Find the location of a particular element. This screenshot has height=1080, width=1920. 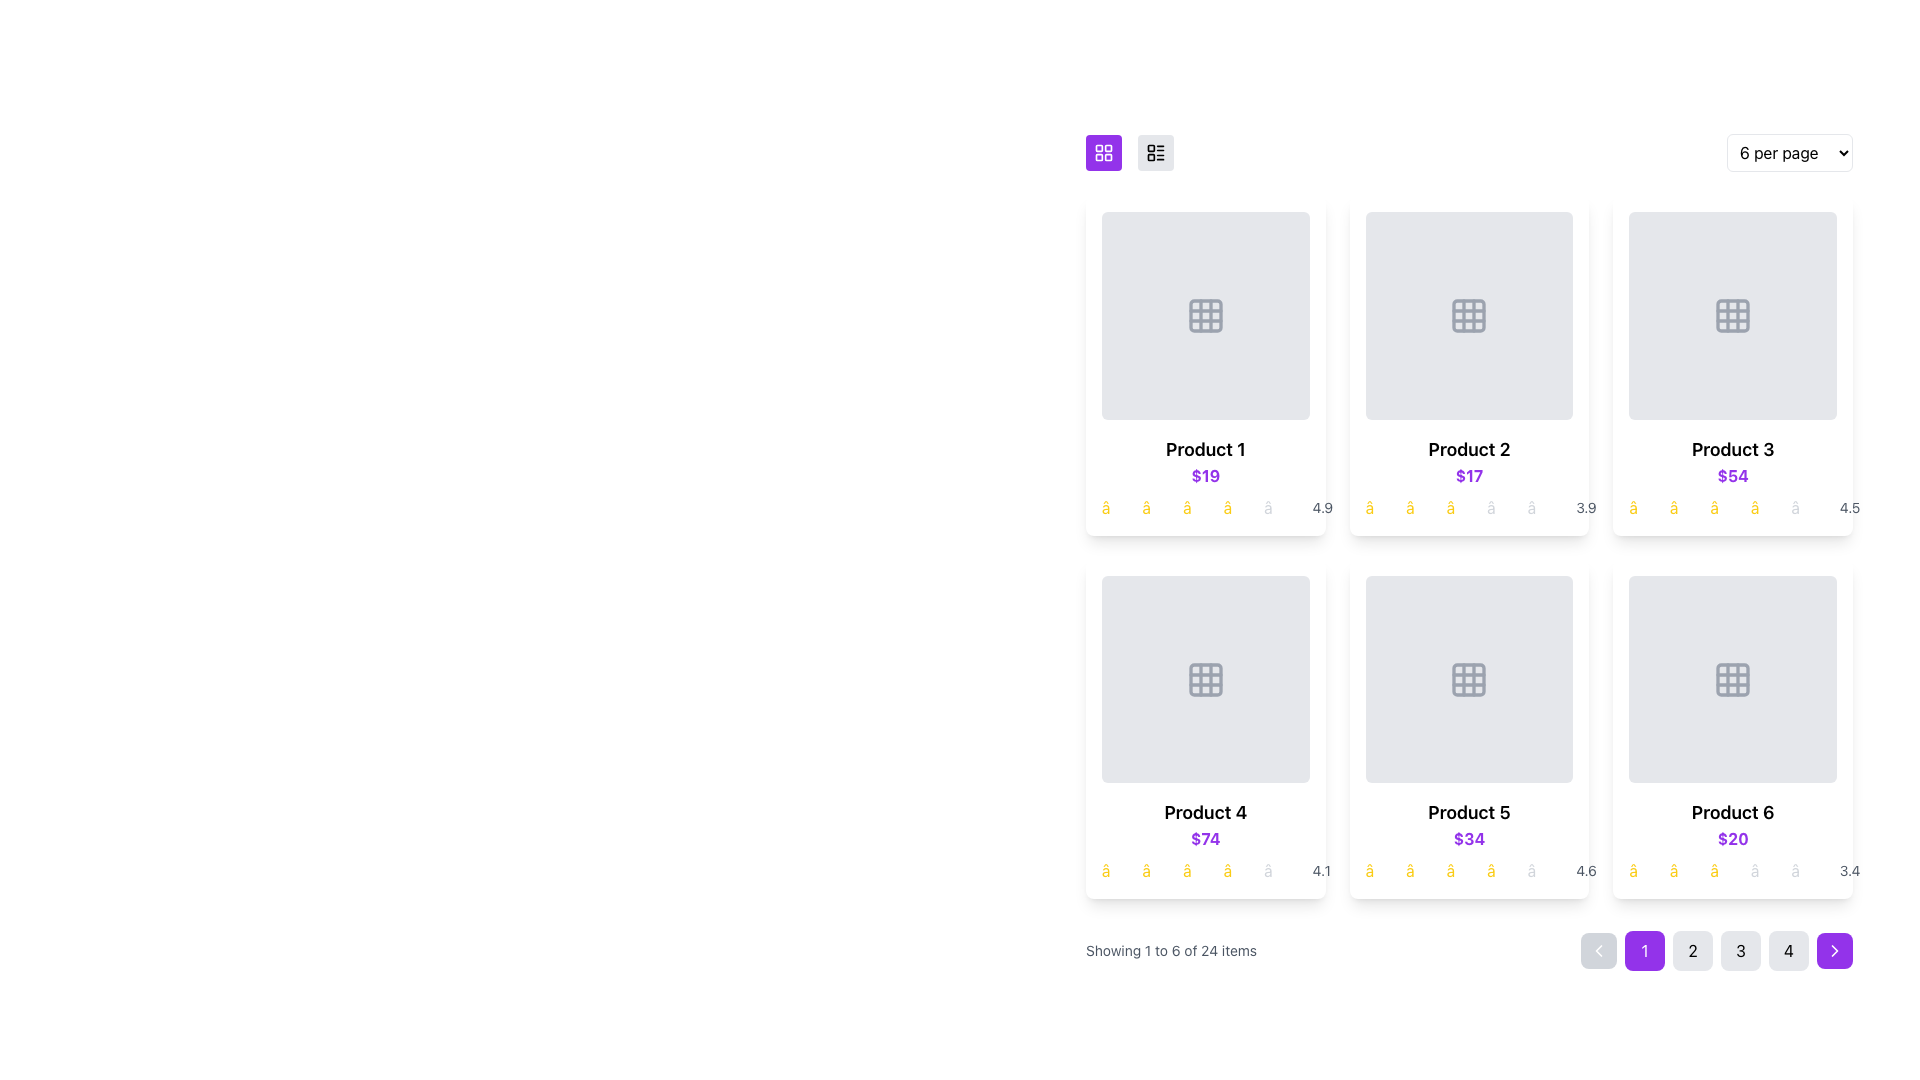

the small rectangular button with a rounded border and a purple background containing a right-facing chevron icon, located in the bottom-right corner of the interface is located at coordinates (1834, 950).